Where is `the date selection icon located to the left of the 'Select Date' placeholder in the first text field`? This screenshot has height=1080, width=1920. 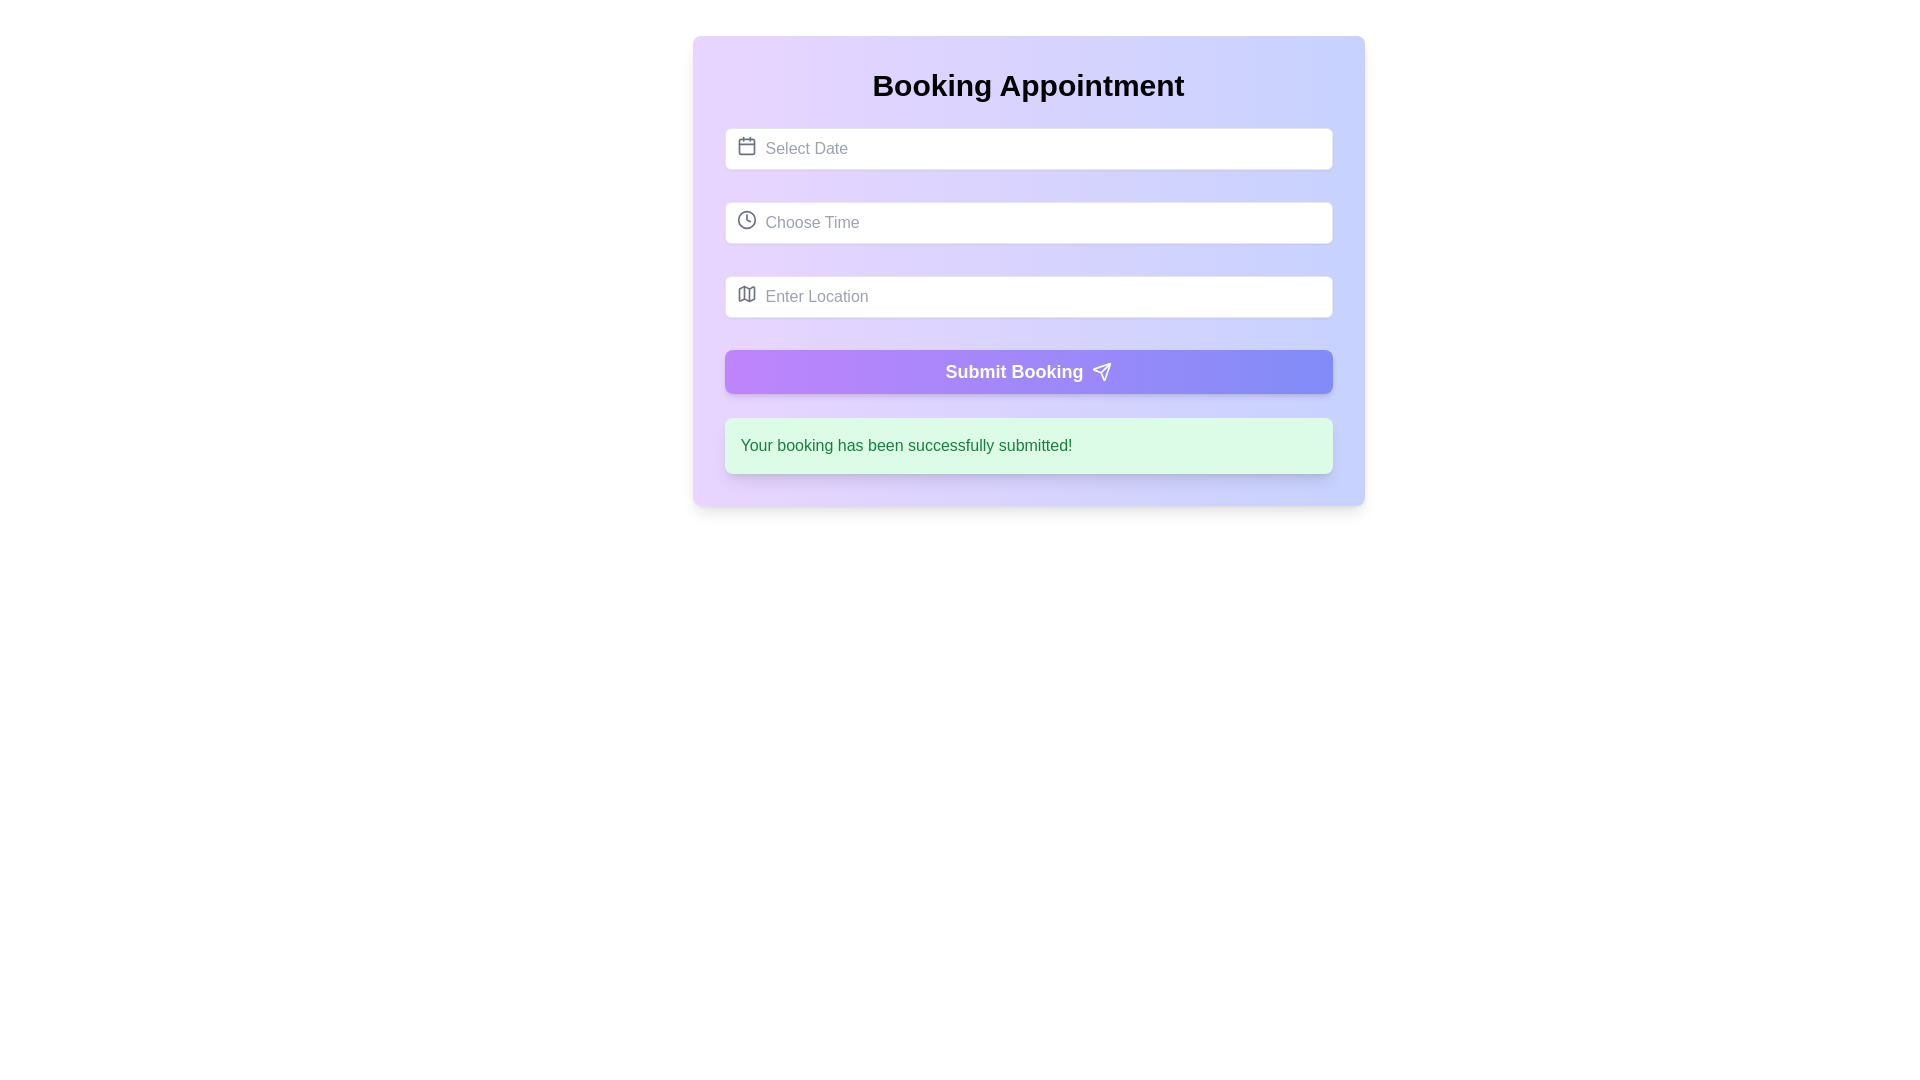 the date selection icon located to the left of the 'Select Date' placeholder in the first text field is located at coordinates (745, 145).